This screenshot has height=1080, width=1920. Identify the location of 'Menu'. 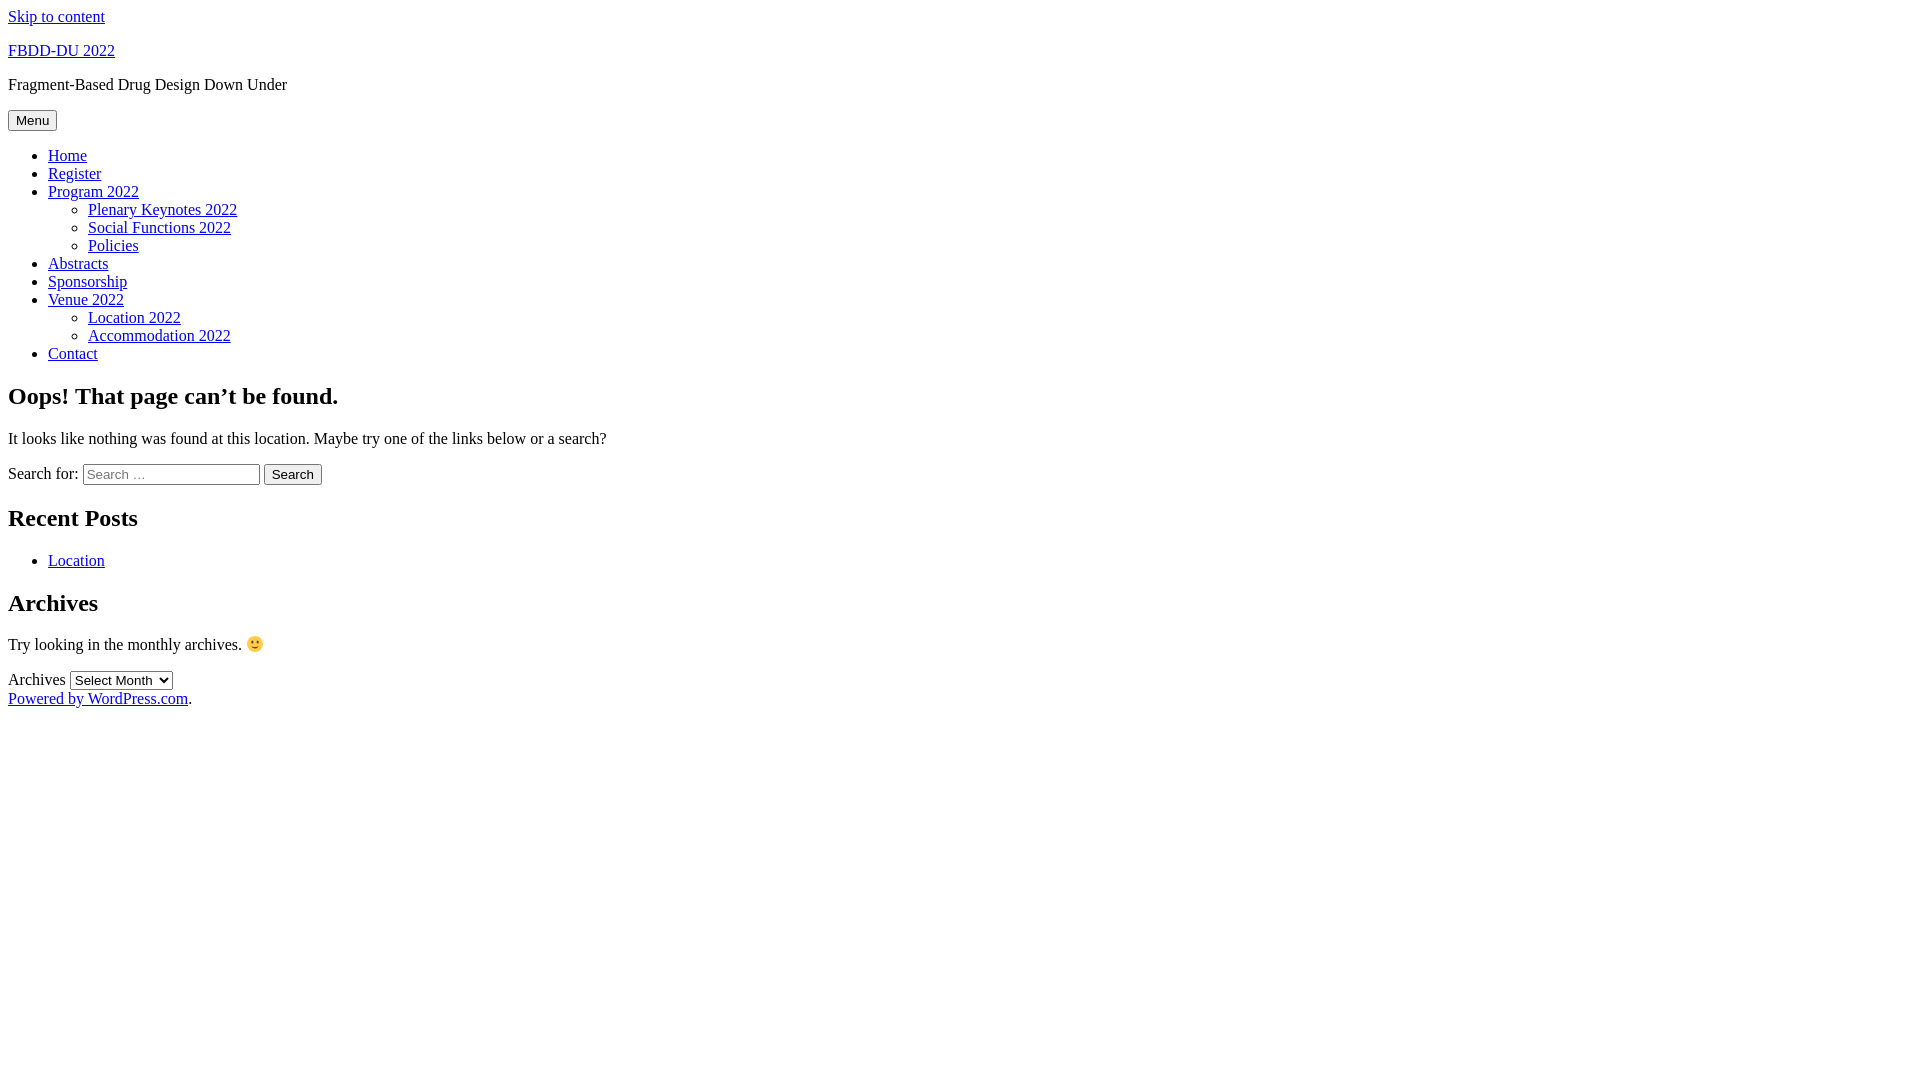
(32, 120).